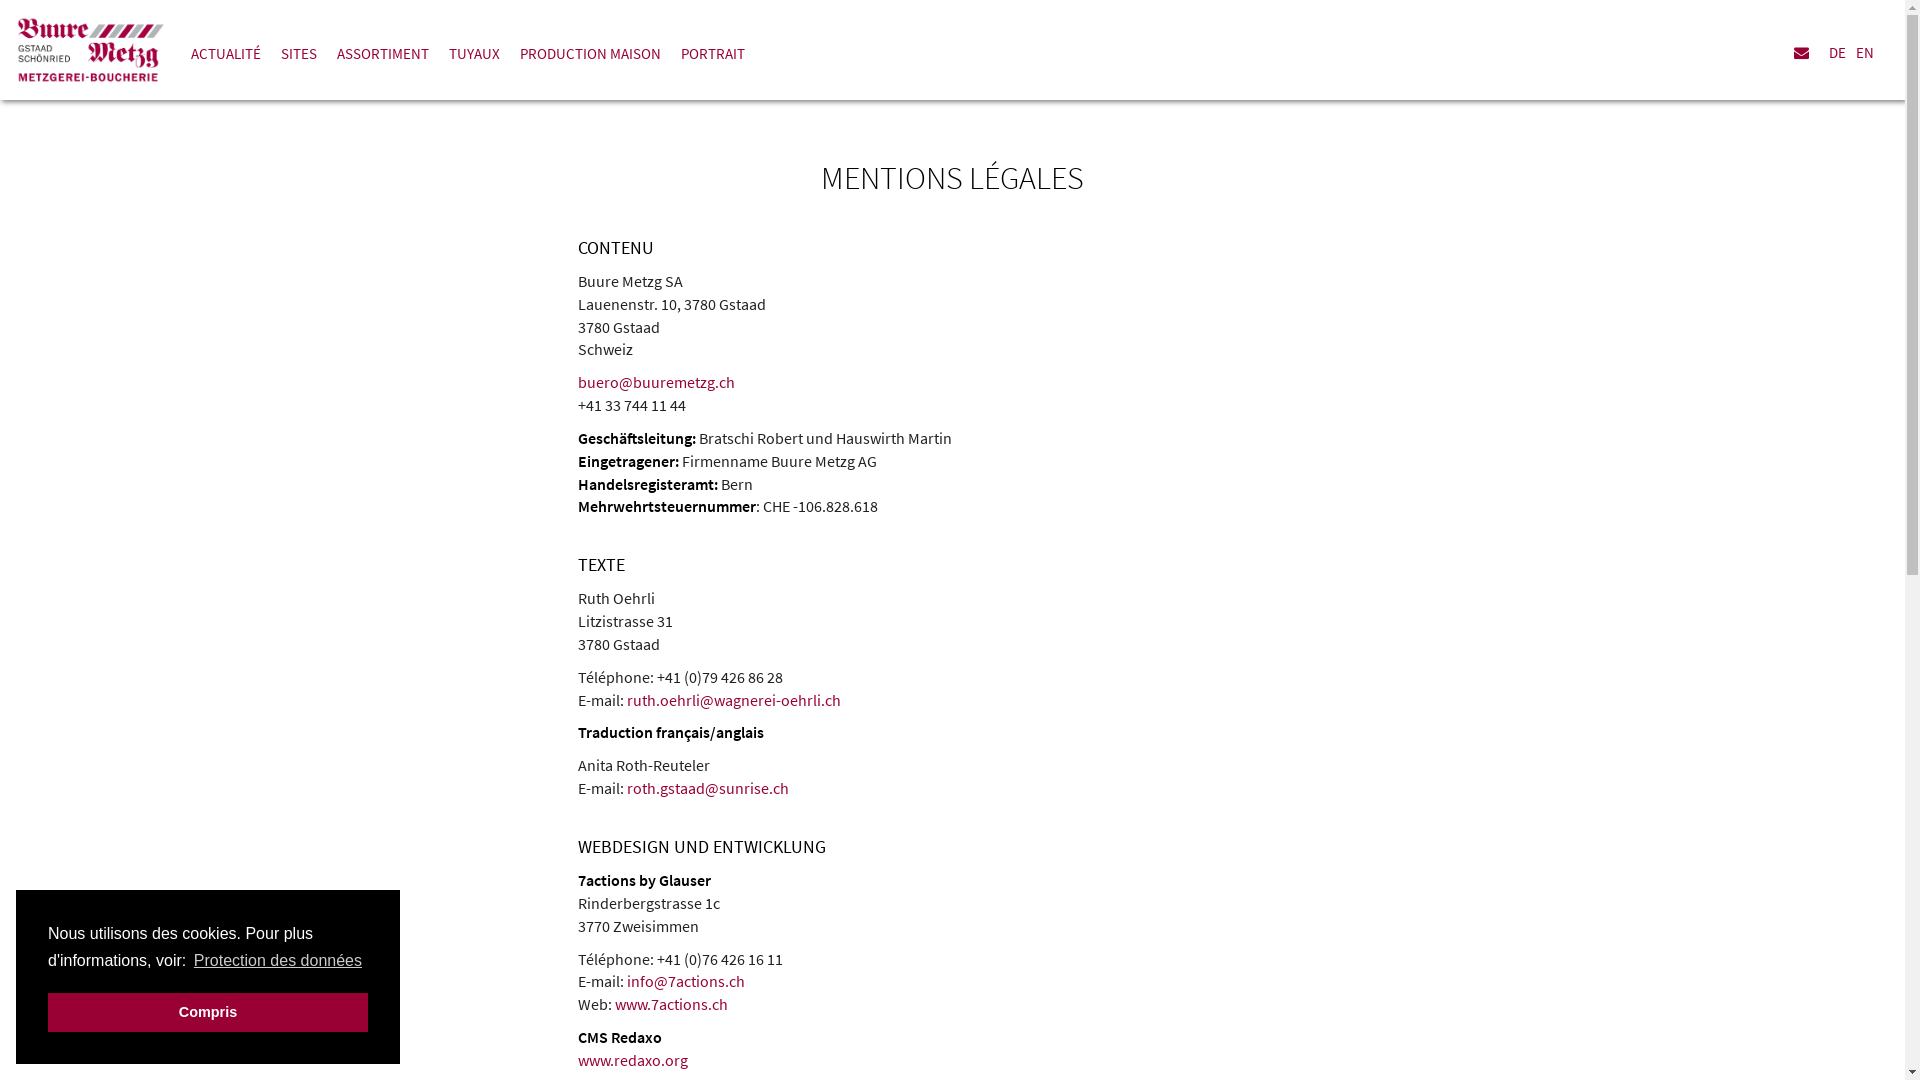 Image resolution: width=1920 pixels, height=1080 pixels. I want to click on 'EN', so click(1871, 48).